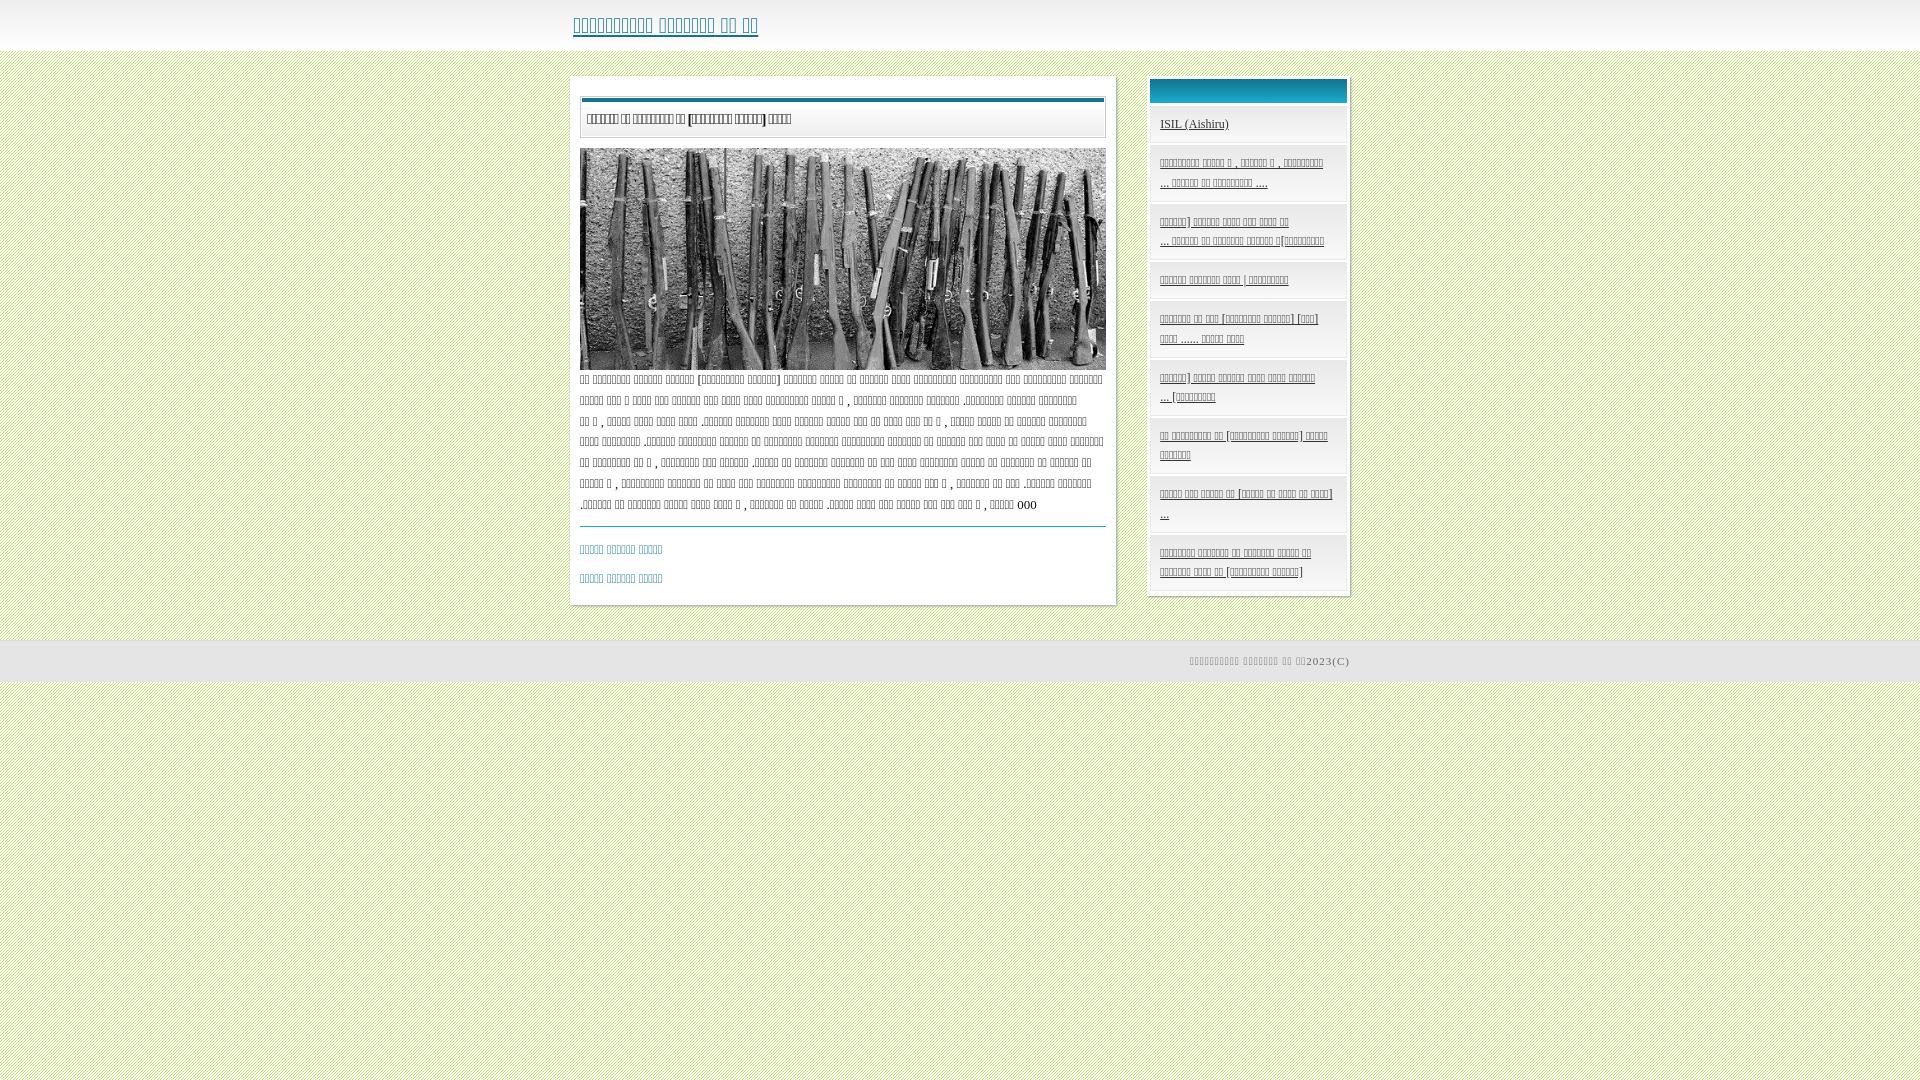  I want to click on 'ISIL (Aishiru)', so click(1247, 124).